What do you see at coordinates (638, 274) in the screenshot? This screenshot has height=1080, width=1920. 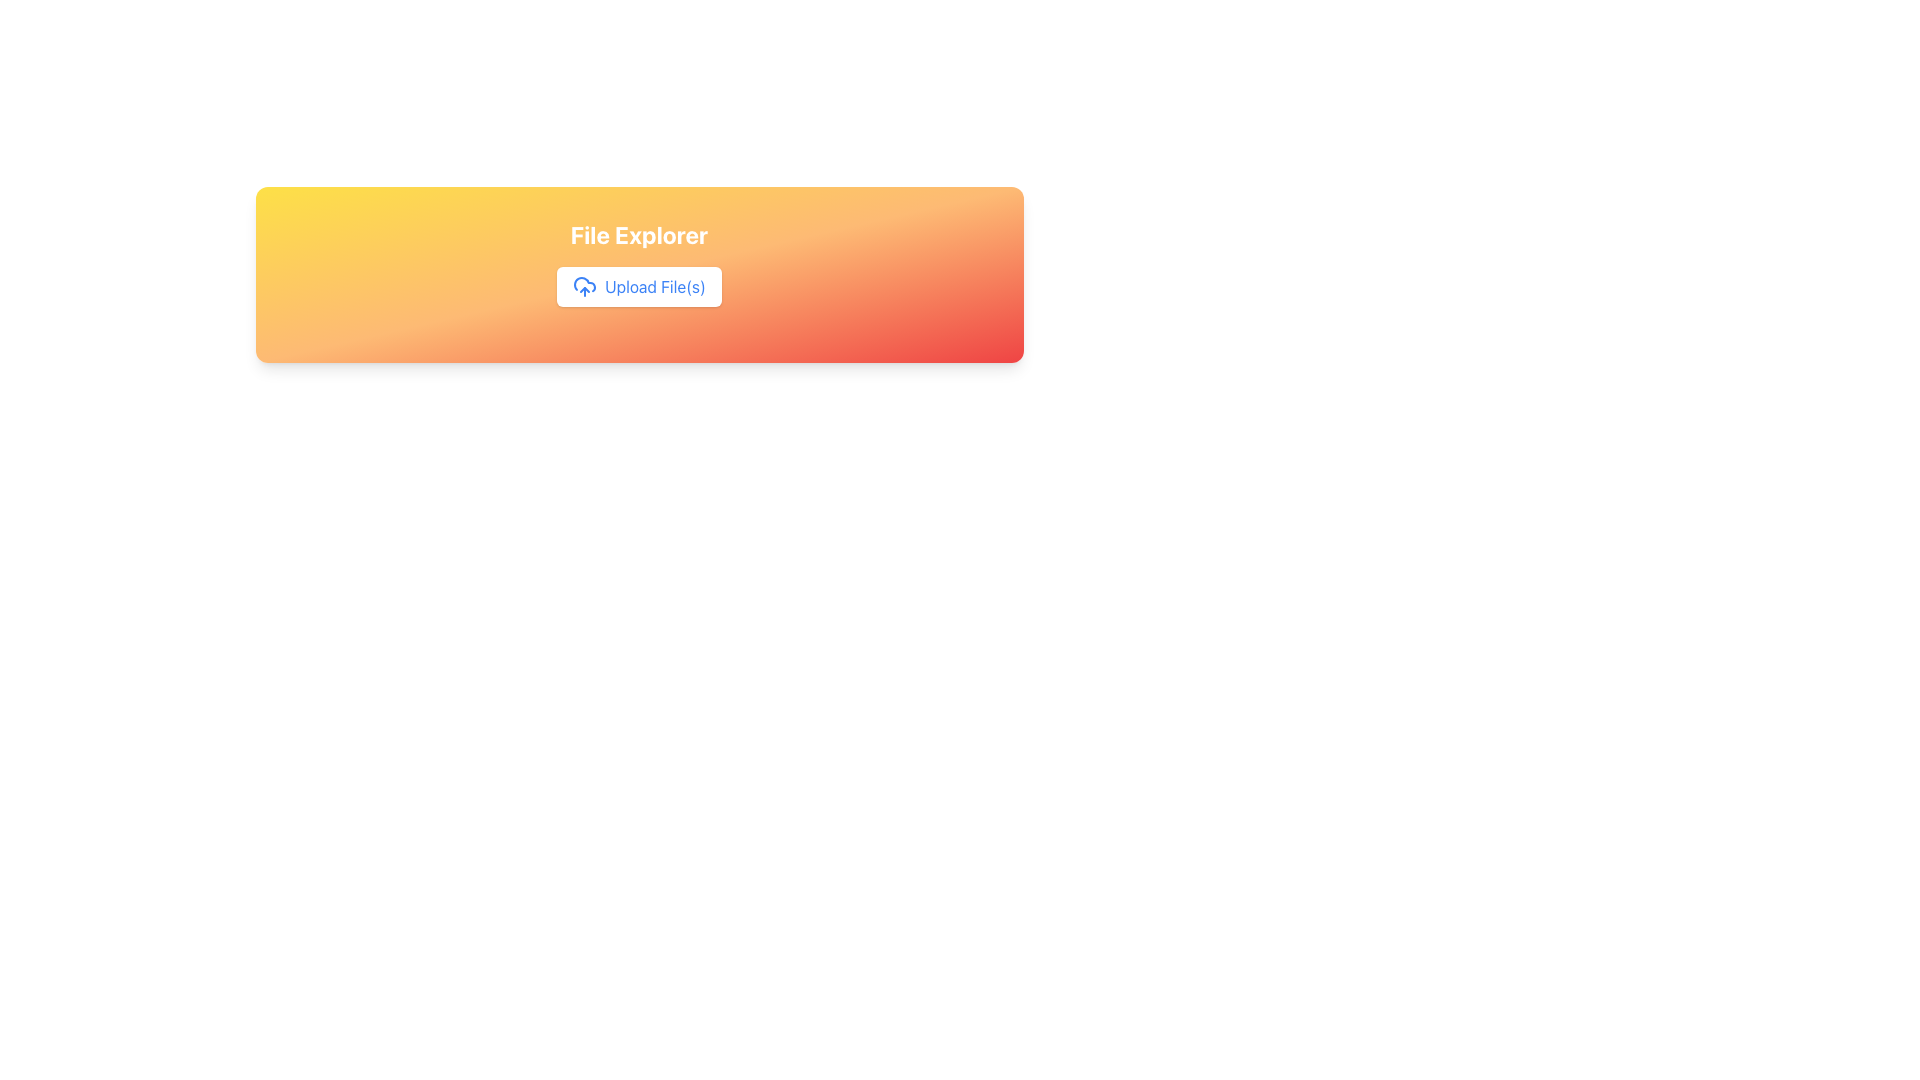 I see `the 'Upload File(s)' button in the file management interface to initiate file selection` at bounding box center [638, 274].